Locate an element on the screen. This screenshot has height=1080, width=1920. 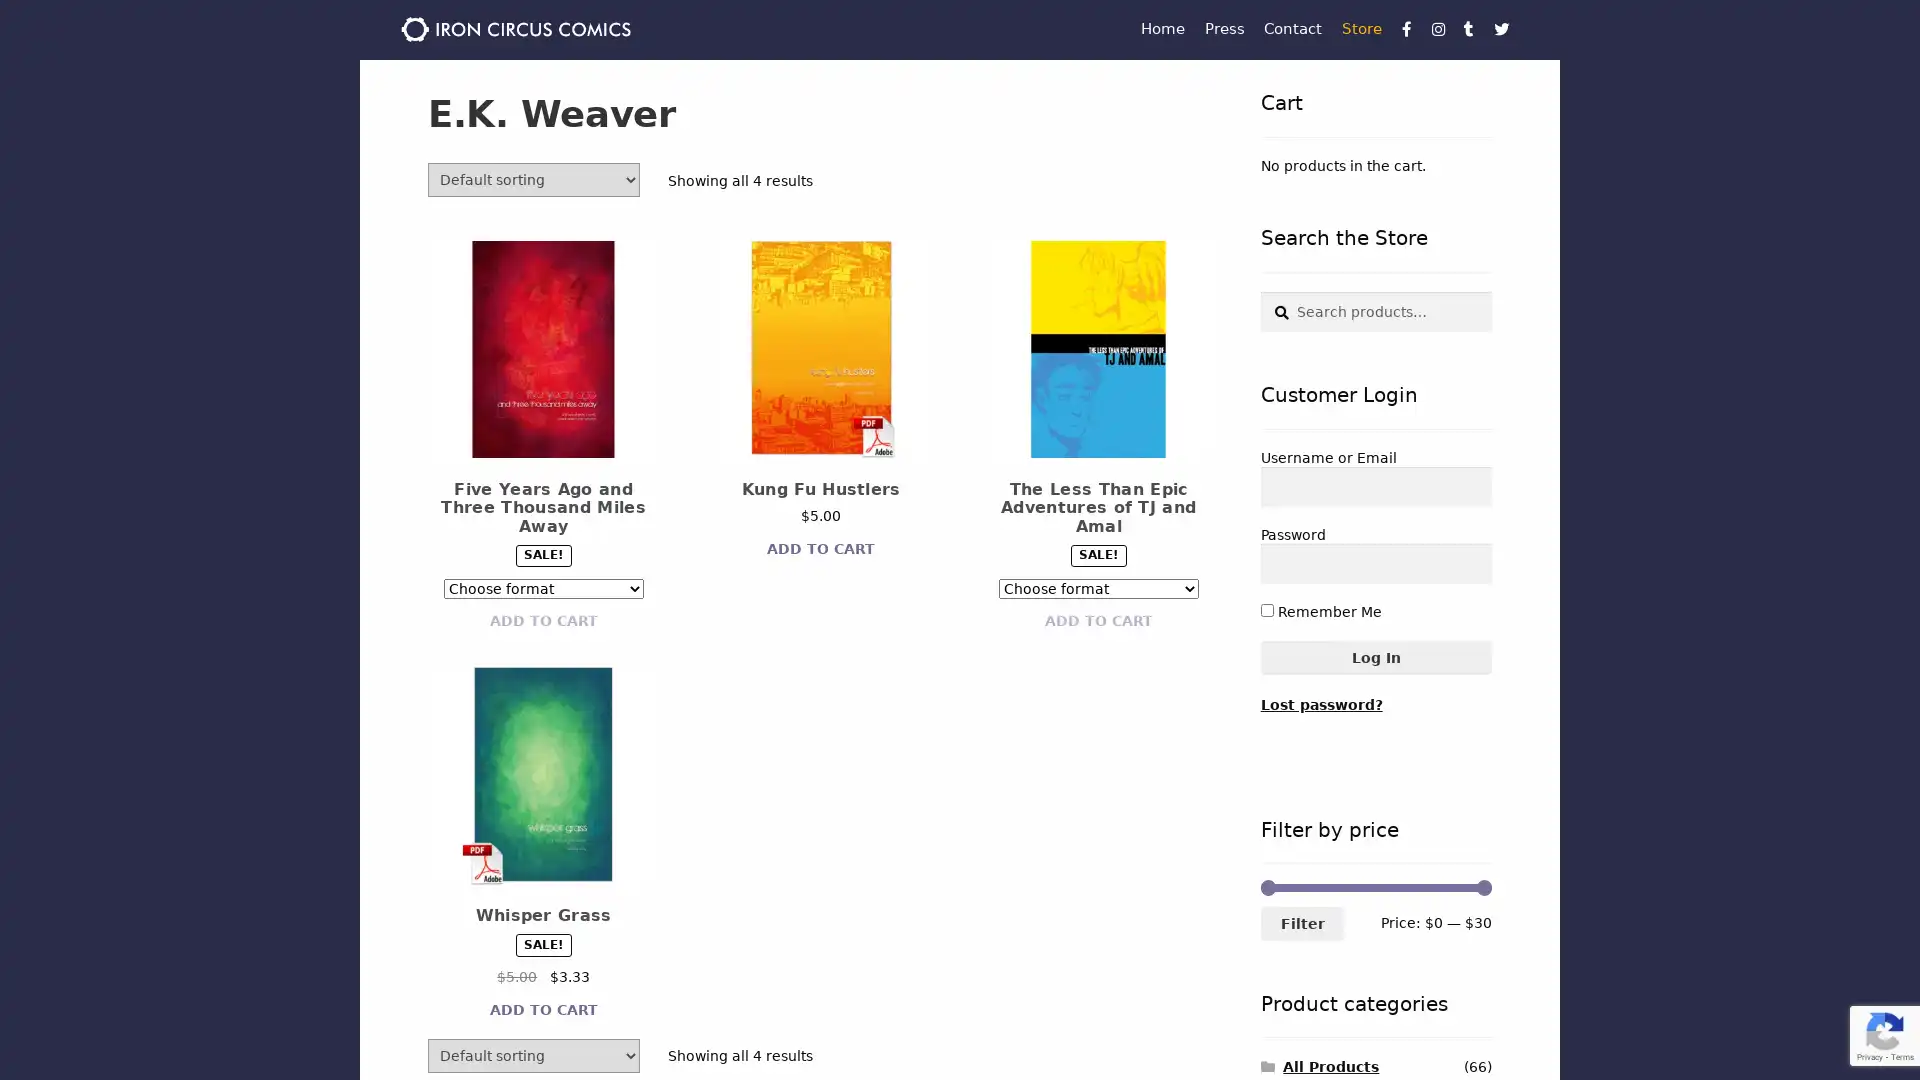
ADD TO CART is located at coordinates (542, 620).